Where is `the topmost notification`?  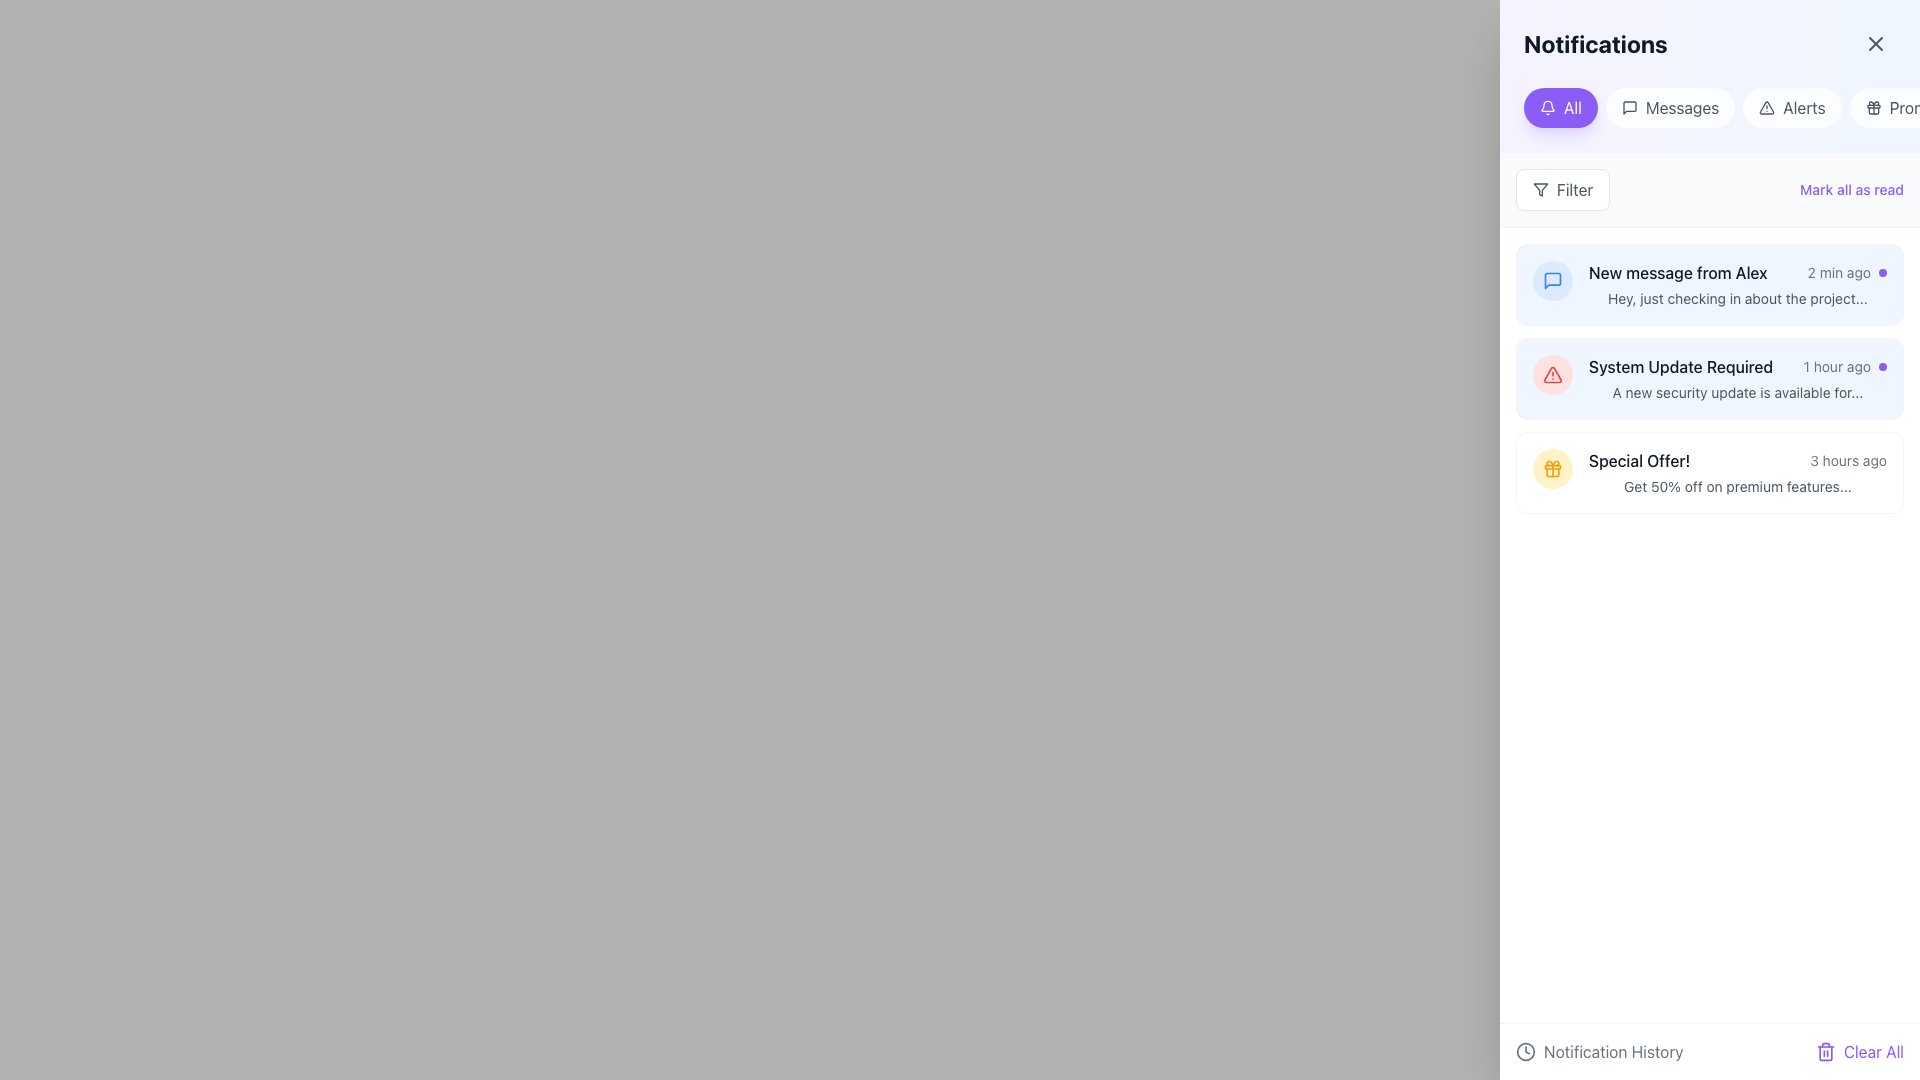 the topmost notification is located at coordinates (1736, 273).